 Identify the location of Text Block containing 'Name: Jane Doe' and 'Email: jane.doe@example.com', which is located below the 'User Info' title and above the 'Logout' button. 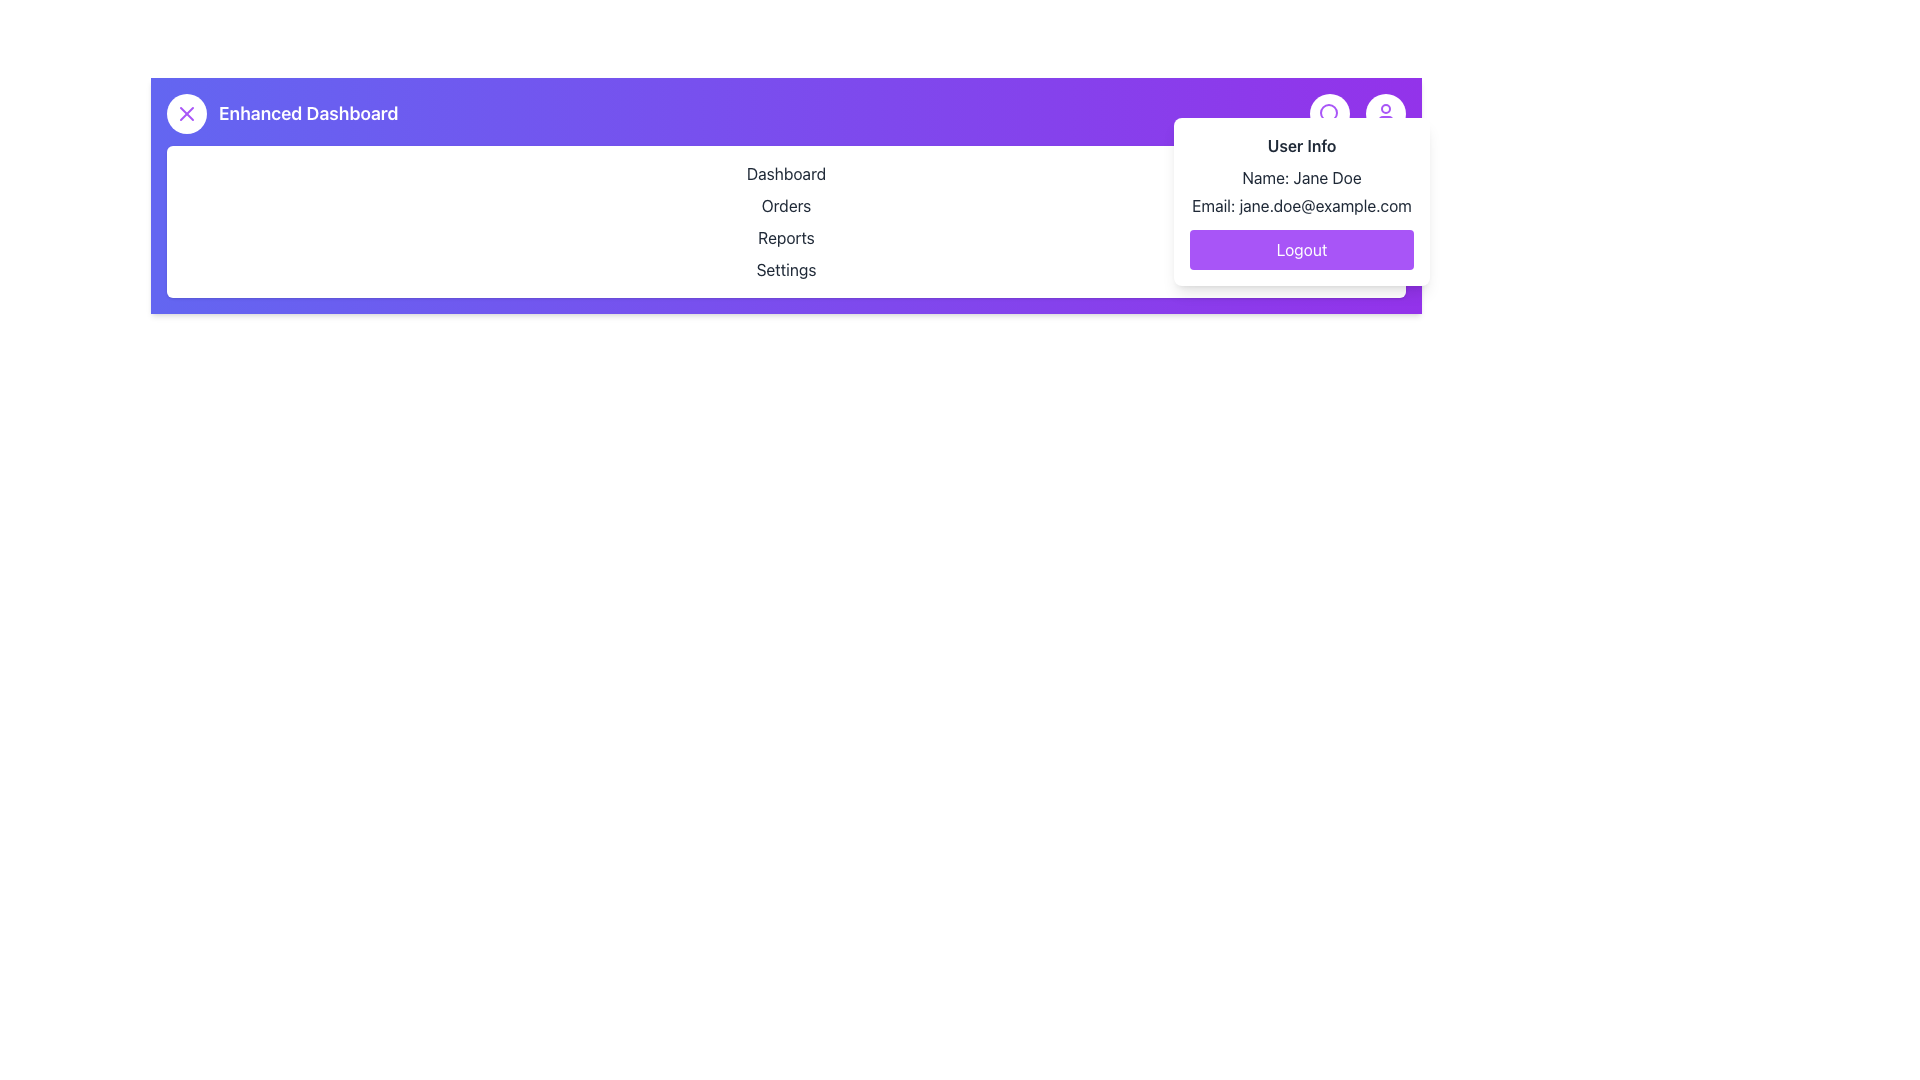
(1301, 192).